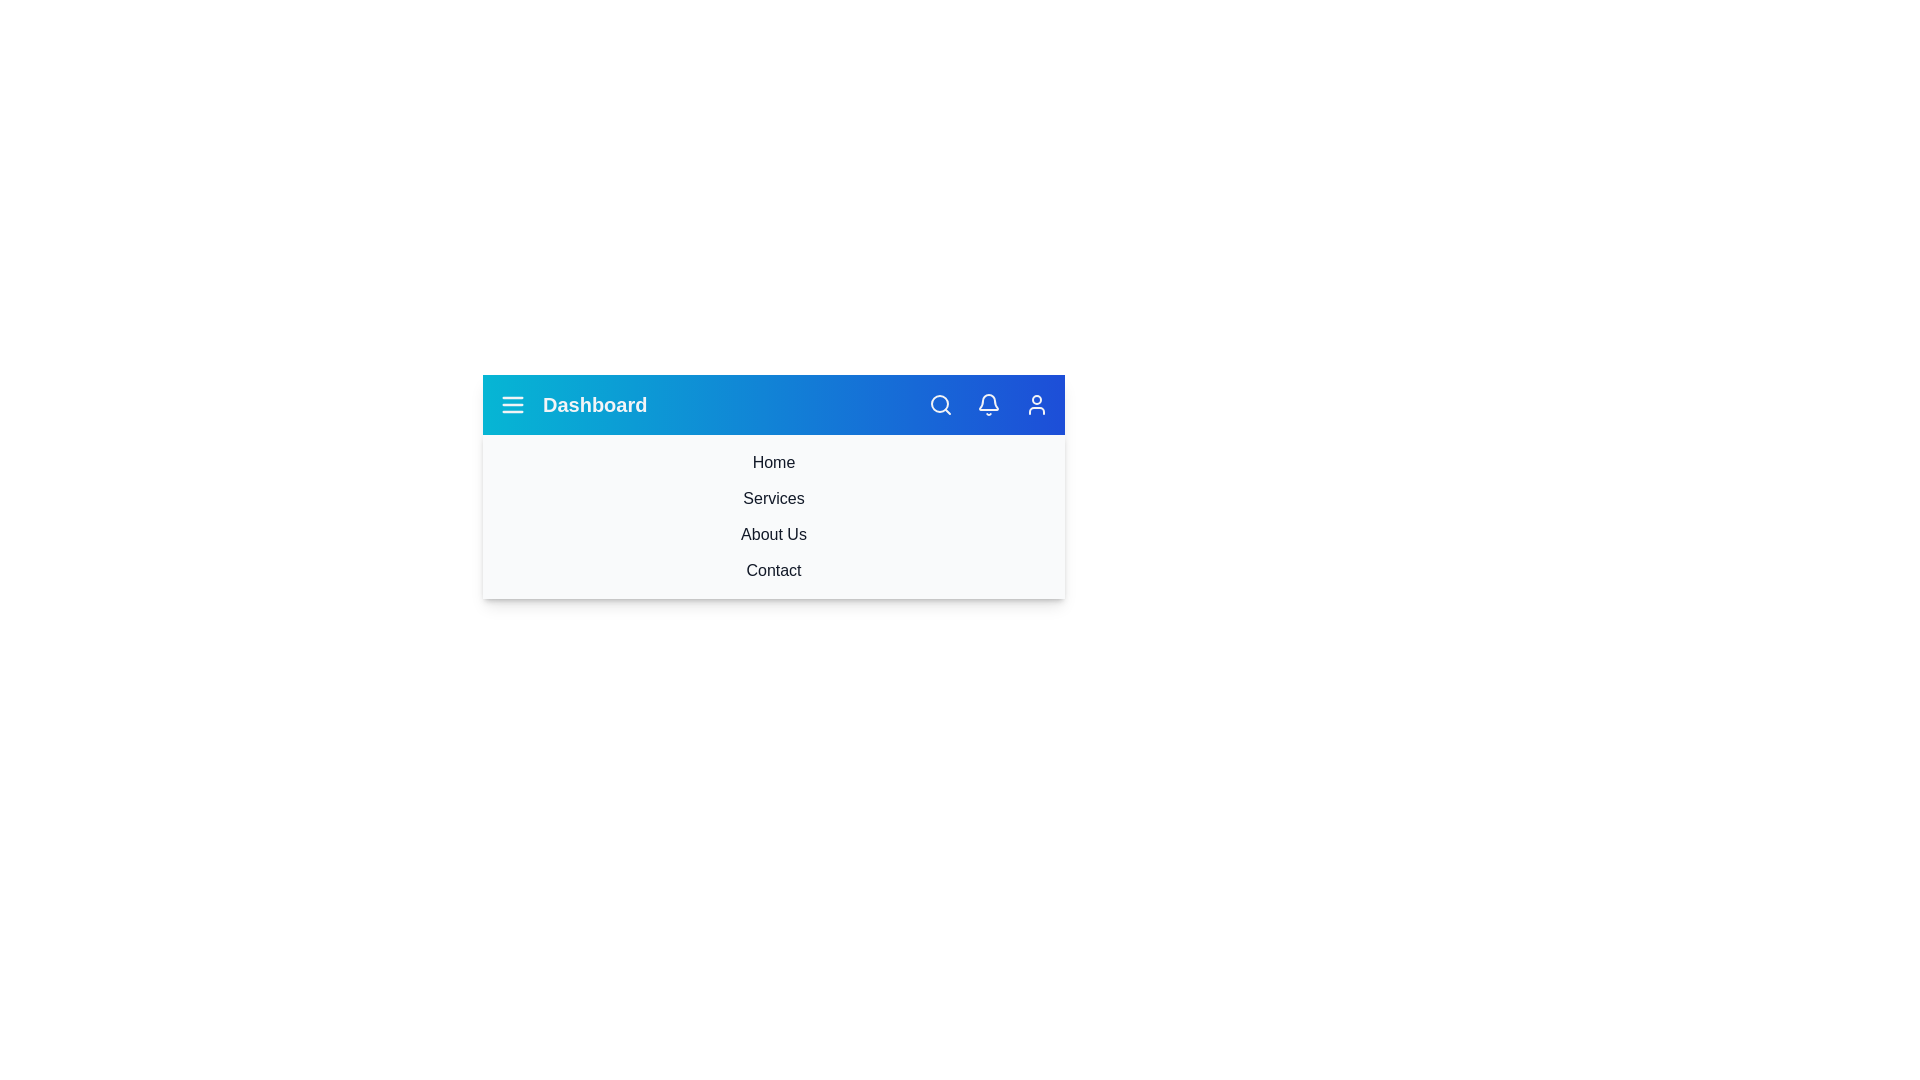 This screenshot has width=1920, height=1080. What do you see at coordinates (772, 534) in the screenshot?
I see `the navigation item About Us by clicking on it` at bounding box center [772, 534].